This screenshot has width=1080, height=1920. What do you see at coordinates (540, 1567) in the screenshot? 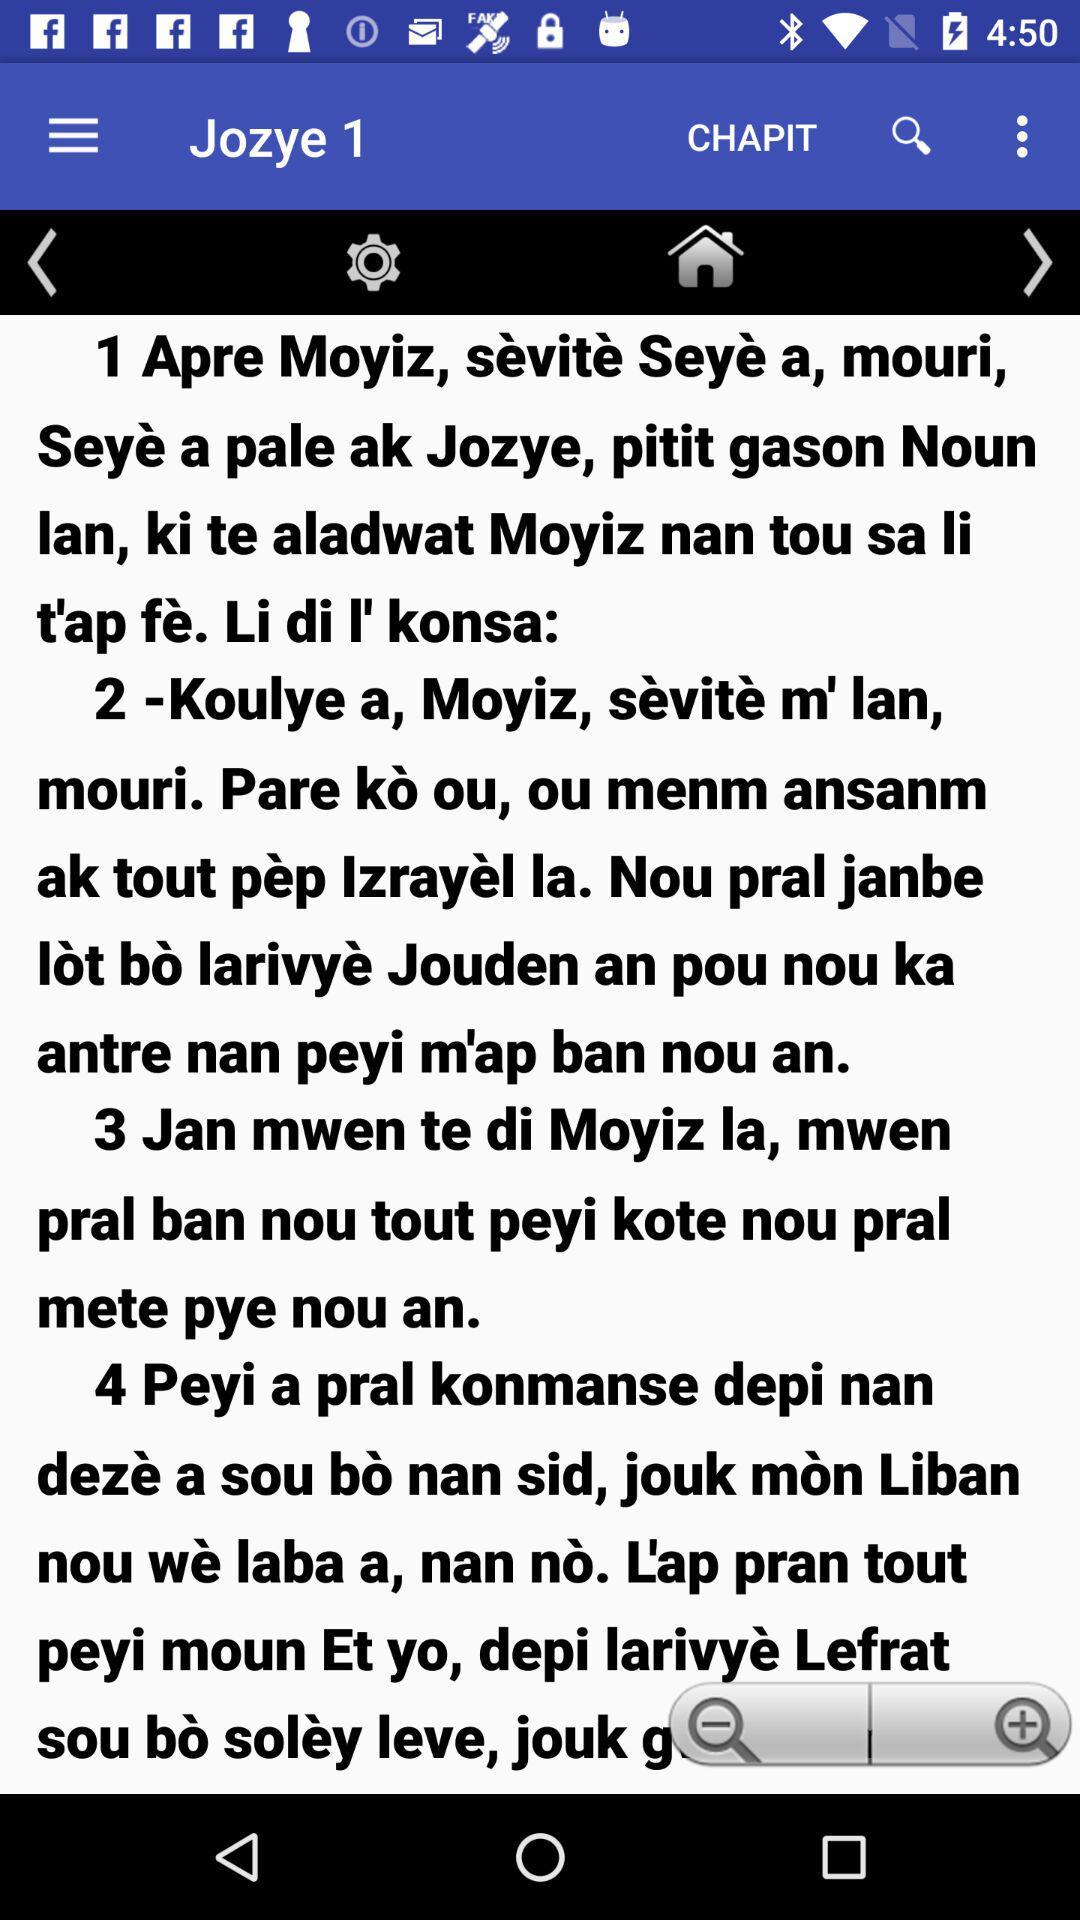
I see `icon below 3 jan mwen icon` at bounding box center [540, 1567].